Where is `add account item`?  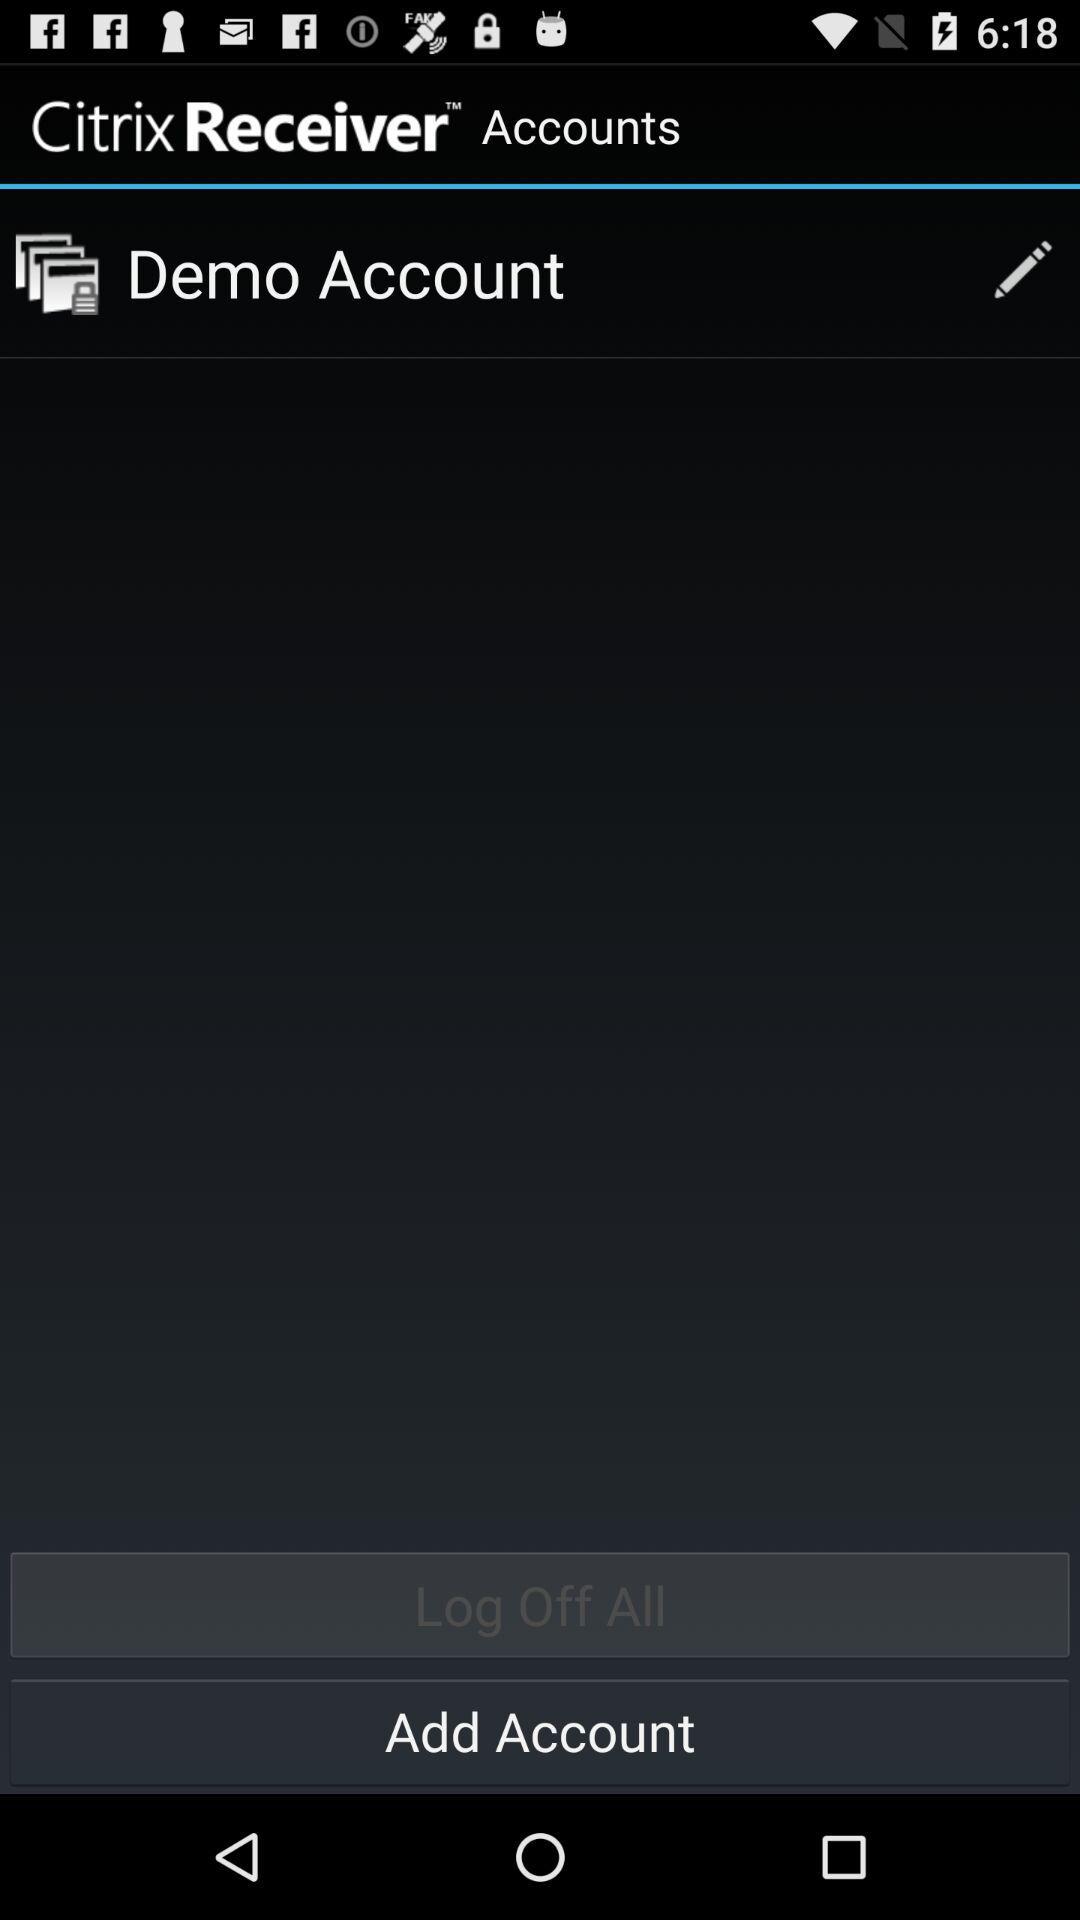 add account item is located at coordinates (540, 1730).